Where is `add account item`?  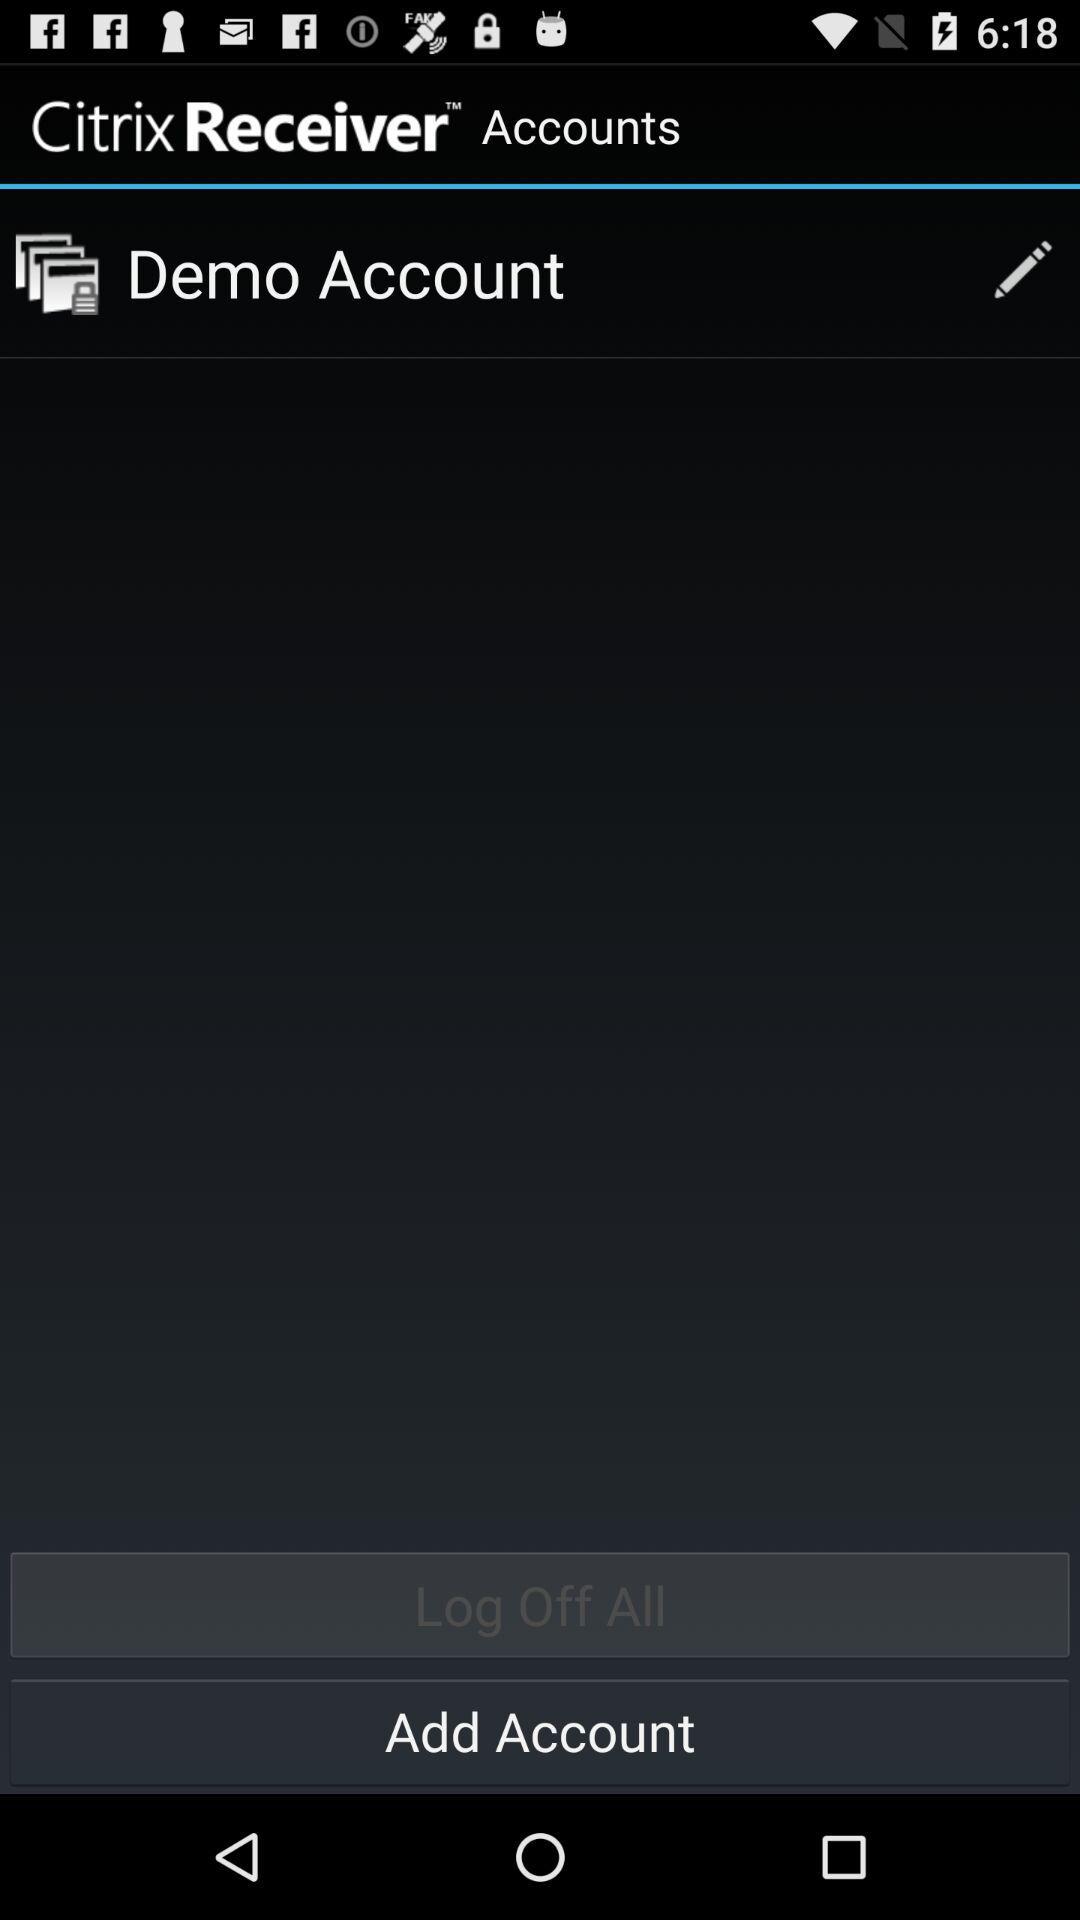 add account item is located at coordinates (540, 1730).